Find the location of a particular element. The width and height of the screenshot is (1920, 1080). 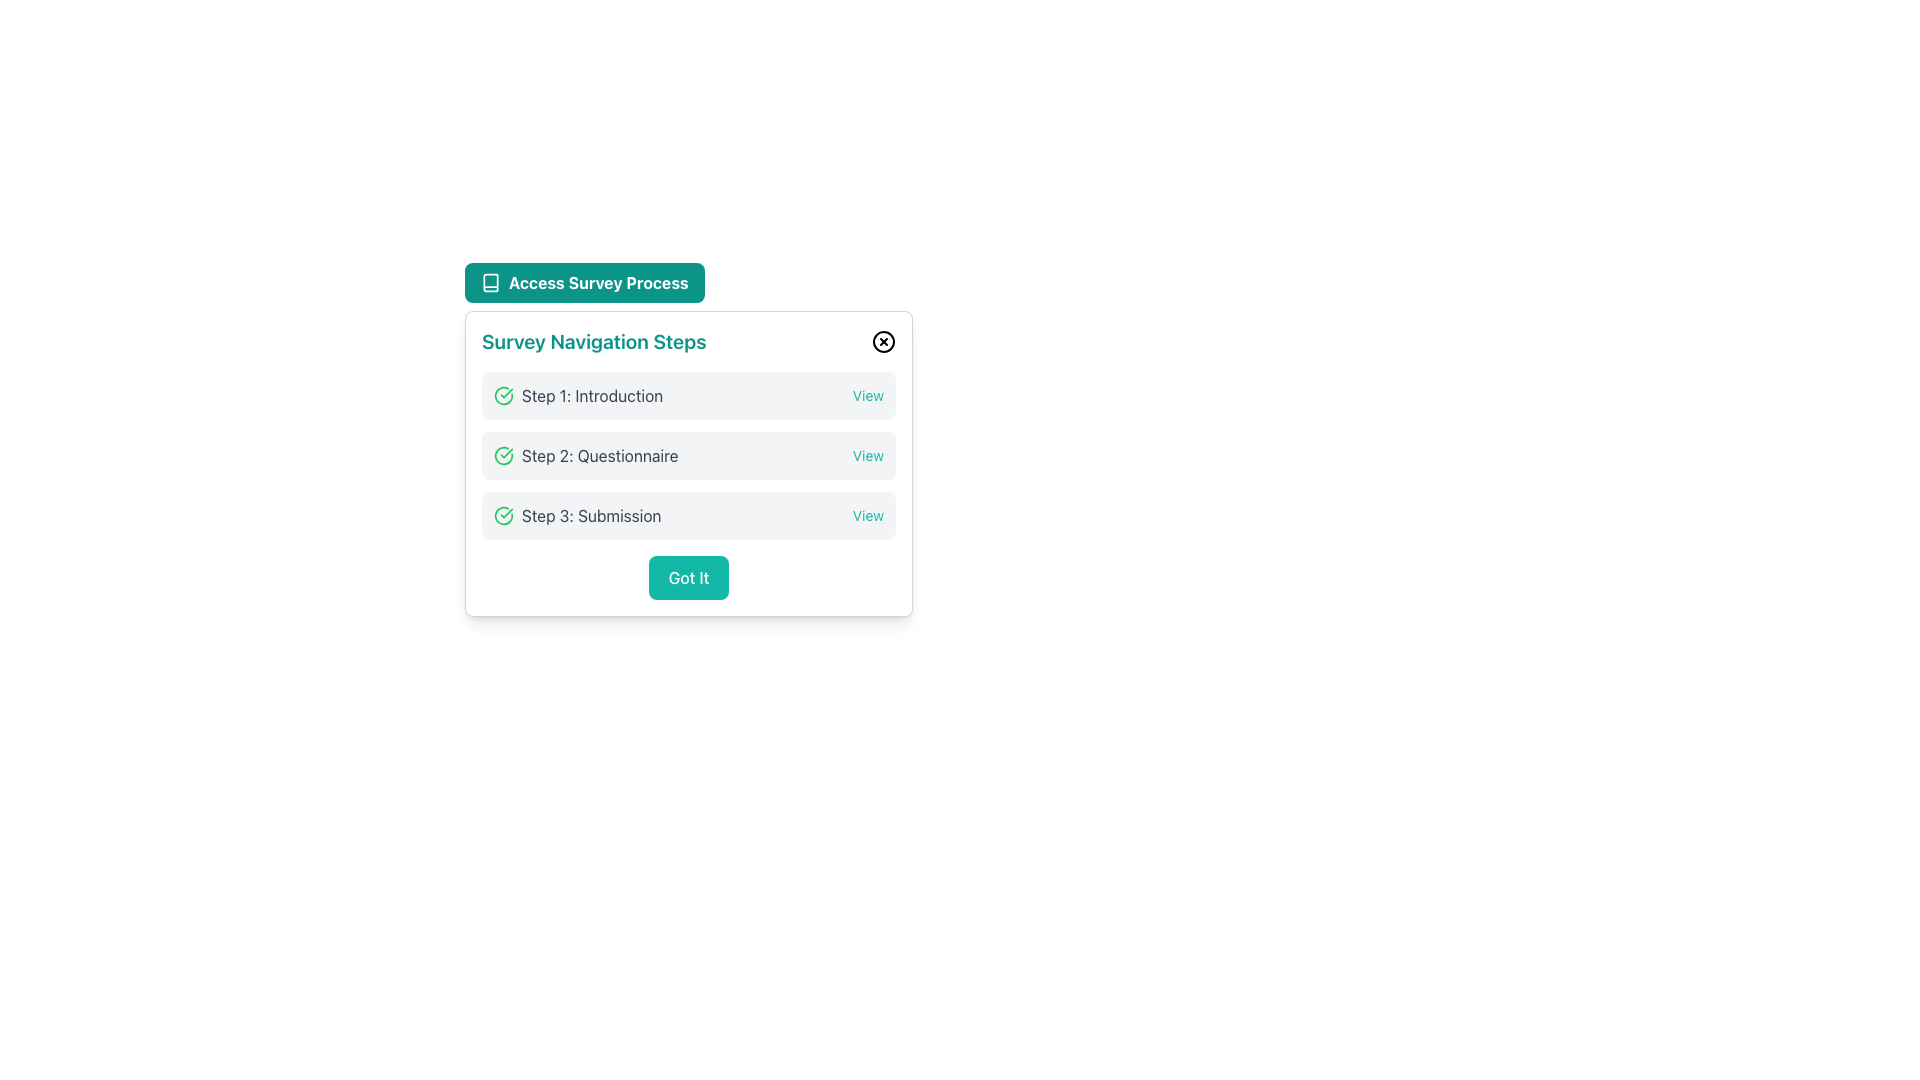

the confirmation button located at the bottom of the 'Survey Navigation Steps' panel to acknowledge completion of the information presented is located at coordinates (689, 578).